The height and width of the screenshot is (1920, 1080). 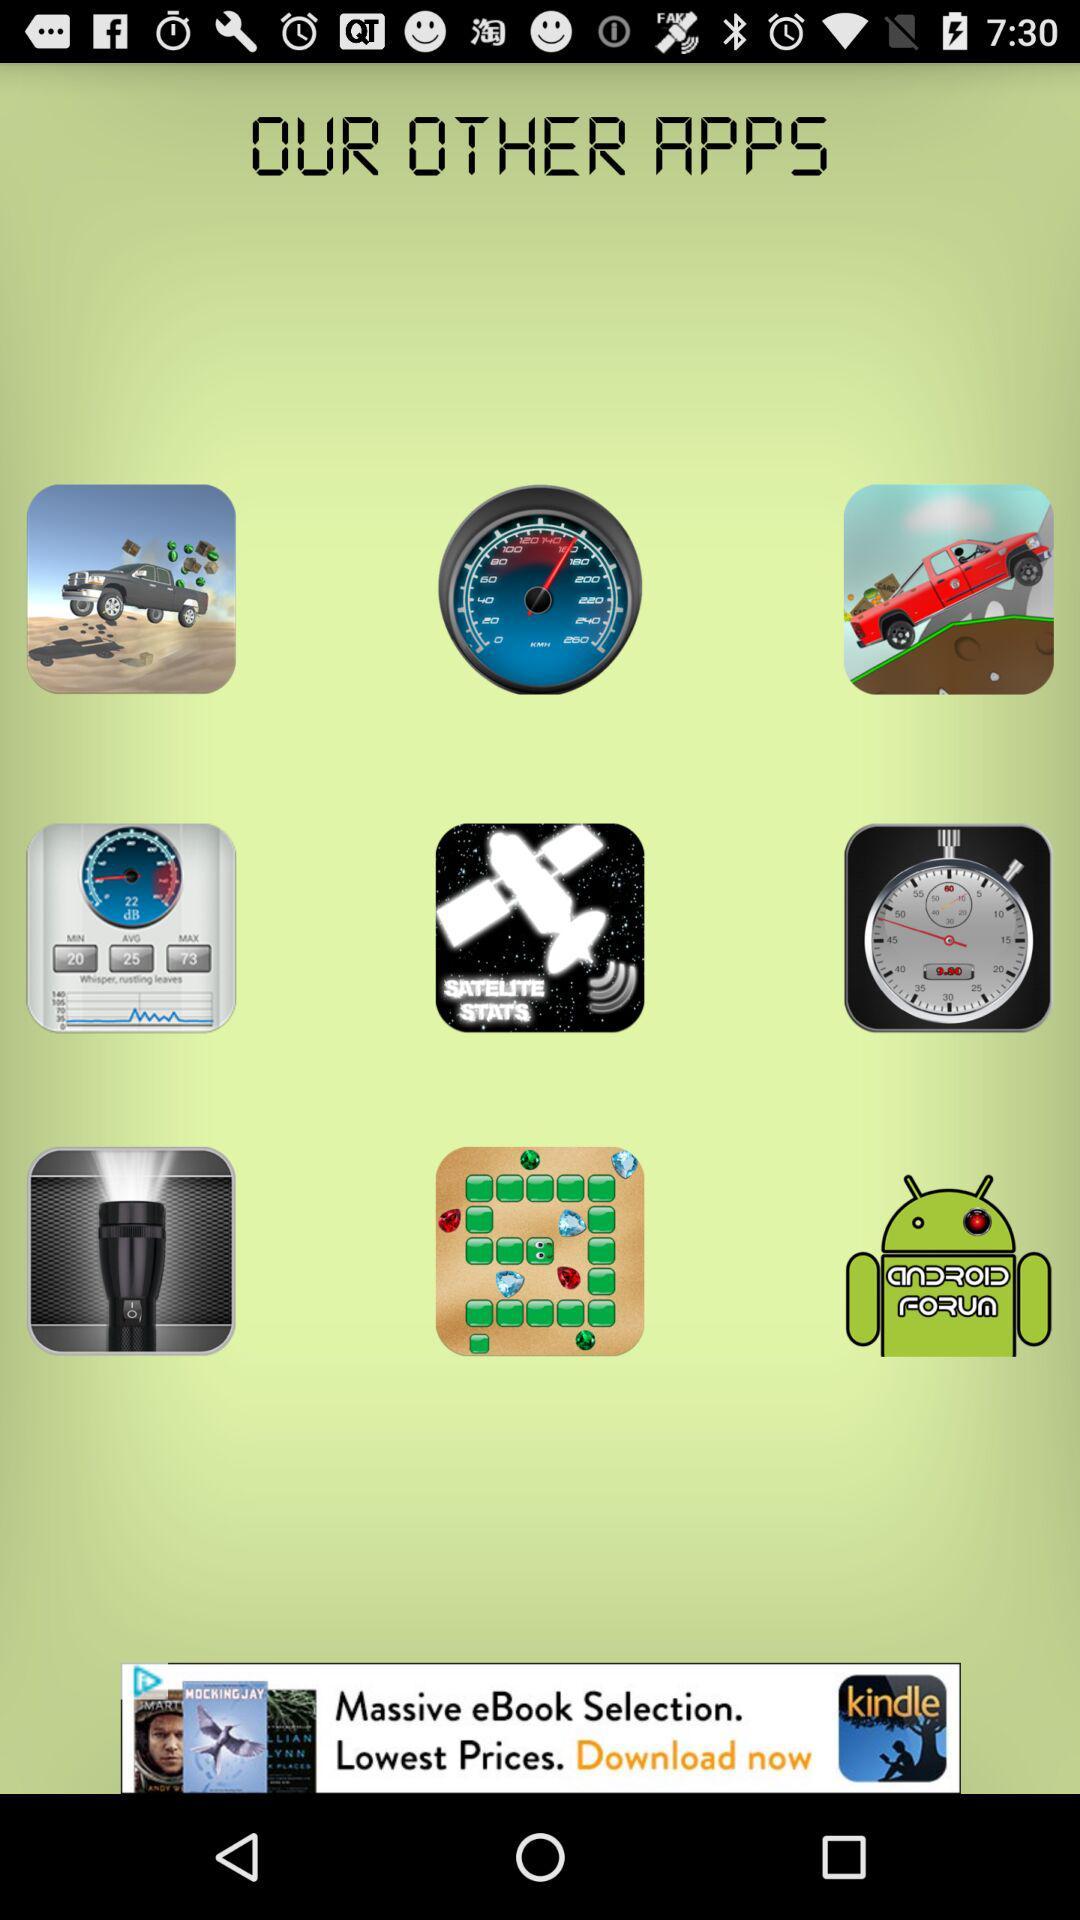 What do you see at coordinates (131, 1250) in the screenshot?
I see `torch` at bounding box center [131, 1250].